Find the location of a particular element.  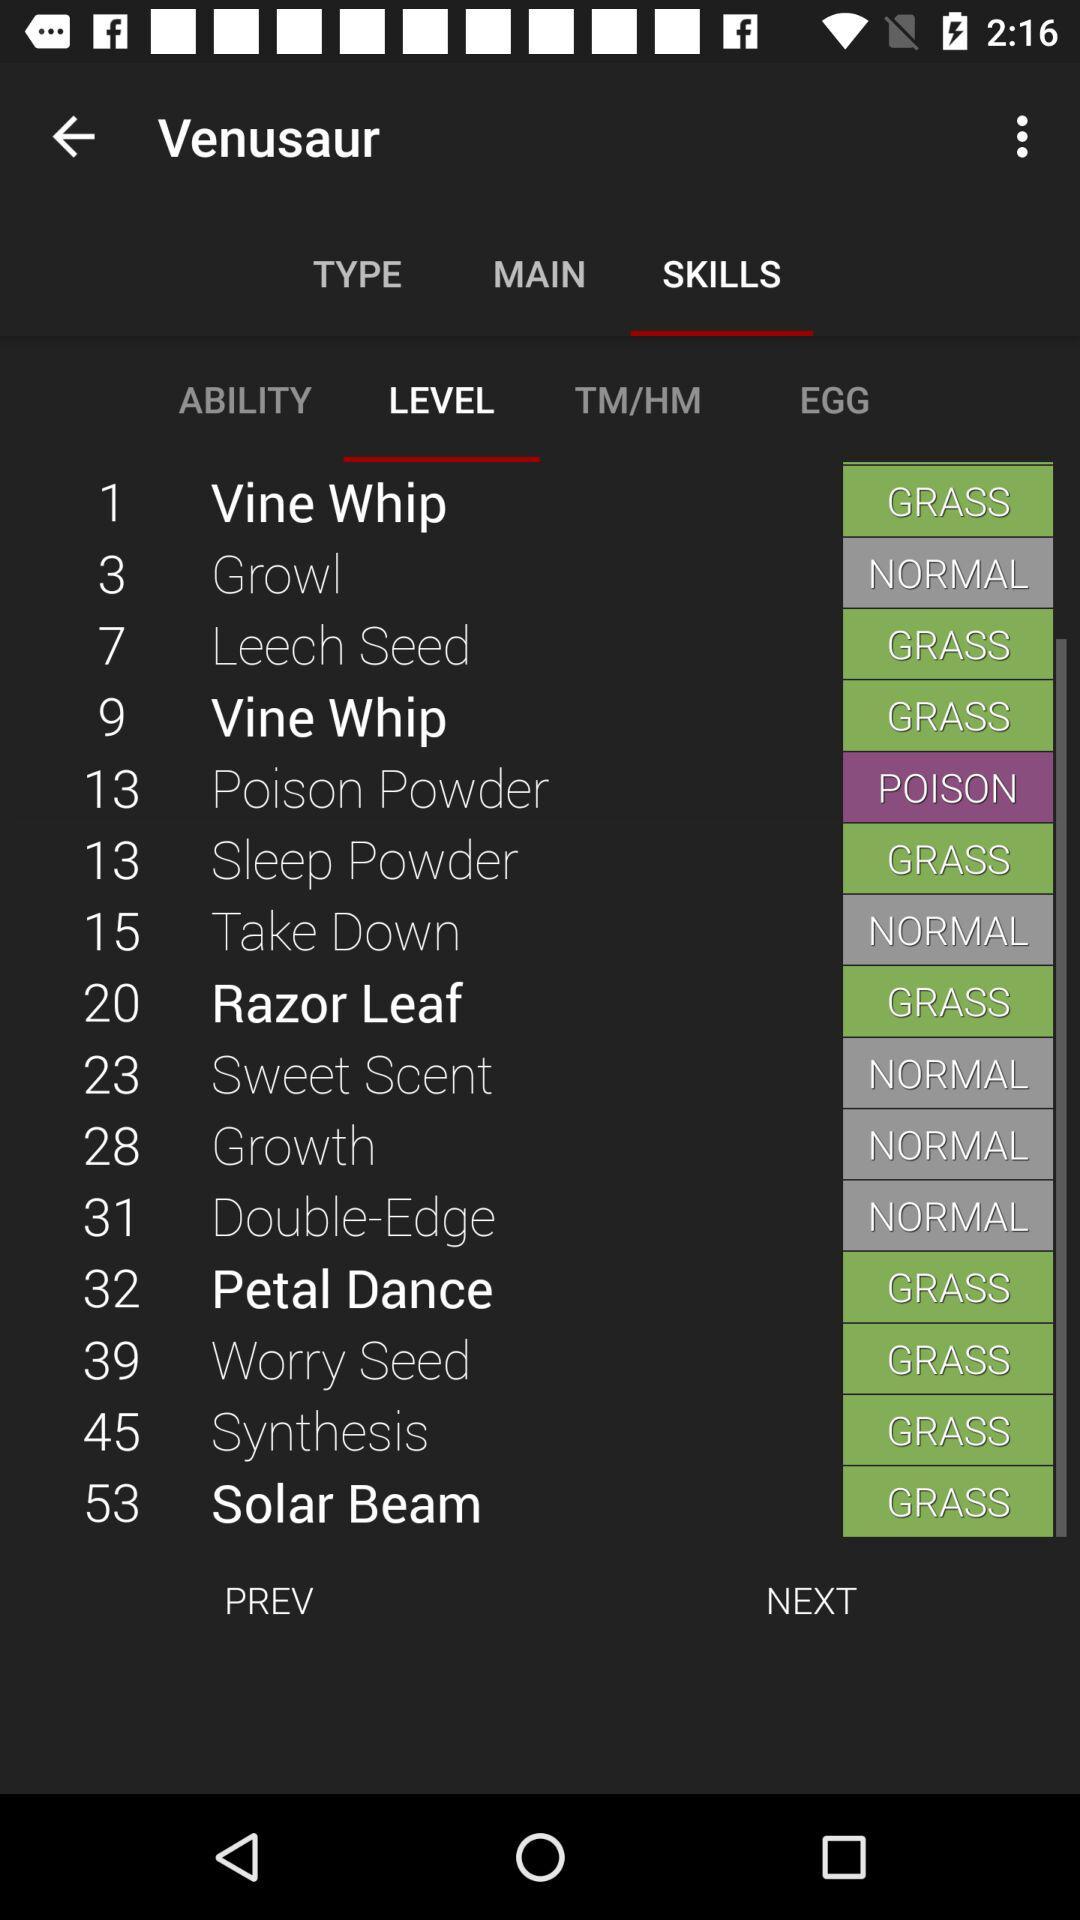

the item to the left of worry seed icon is located at coordinates (112, 1428).